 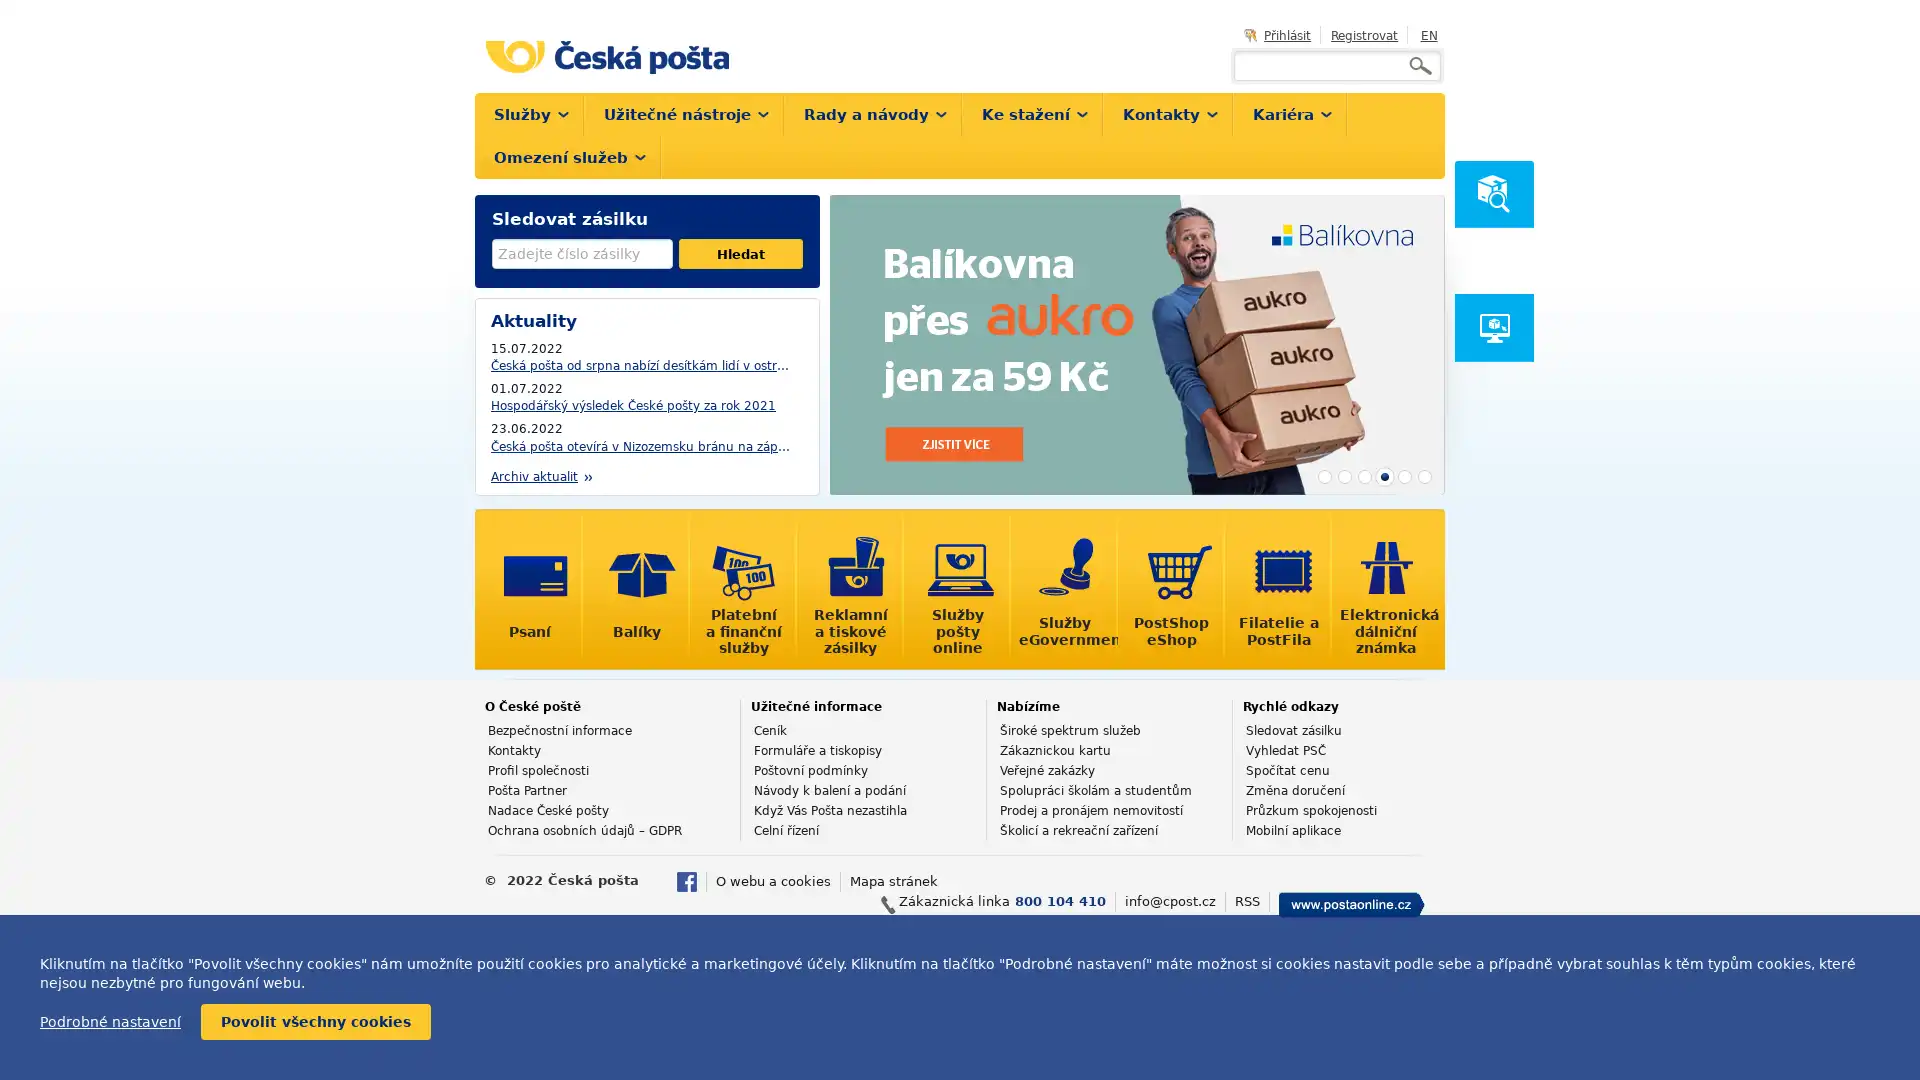 What do you see at coordinates (315, 1022) in the screenshot?
I see `Povolit vsechny cookies` at bounding box center [315, 1022].